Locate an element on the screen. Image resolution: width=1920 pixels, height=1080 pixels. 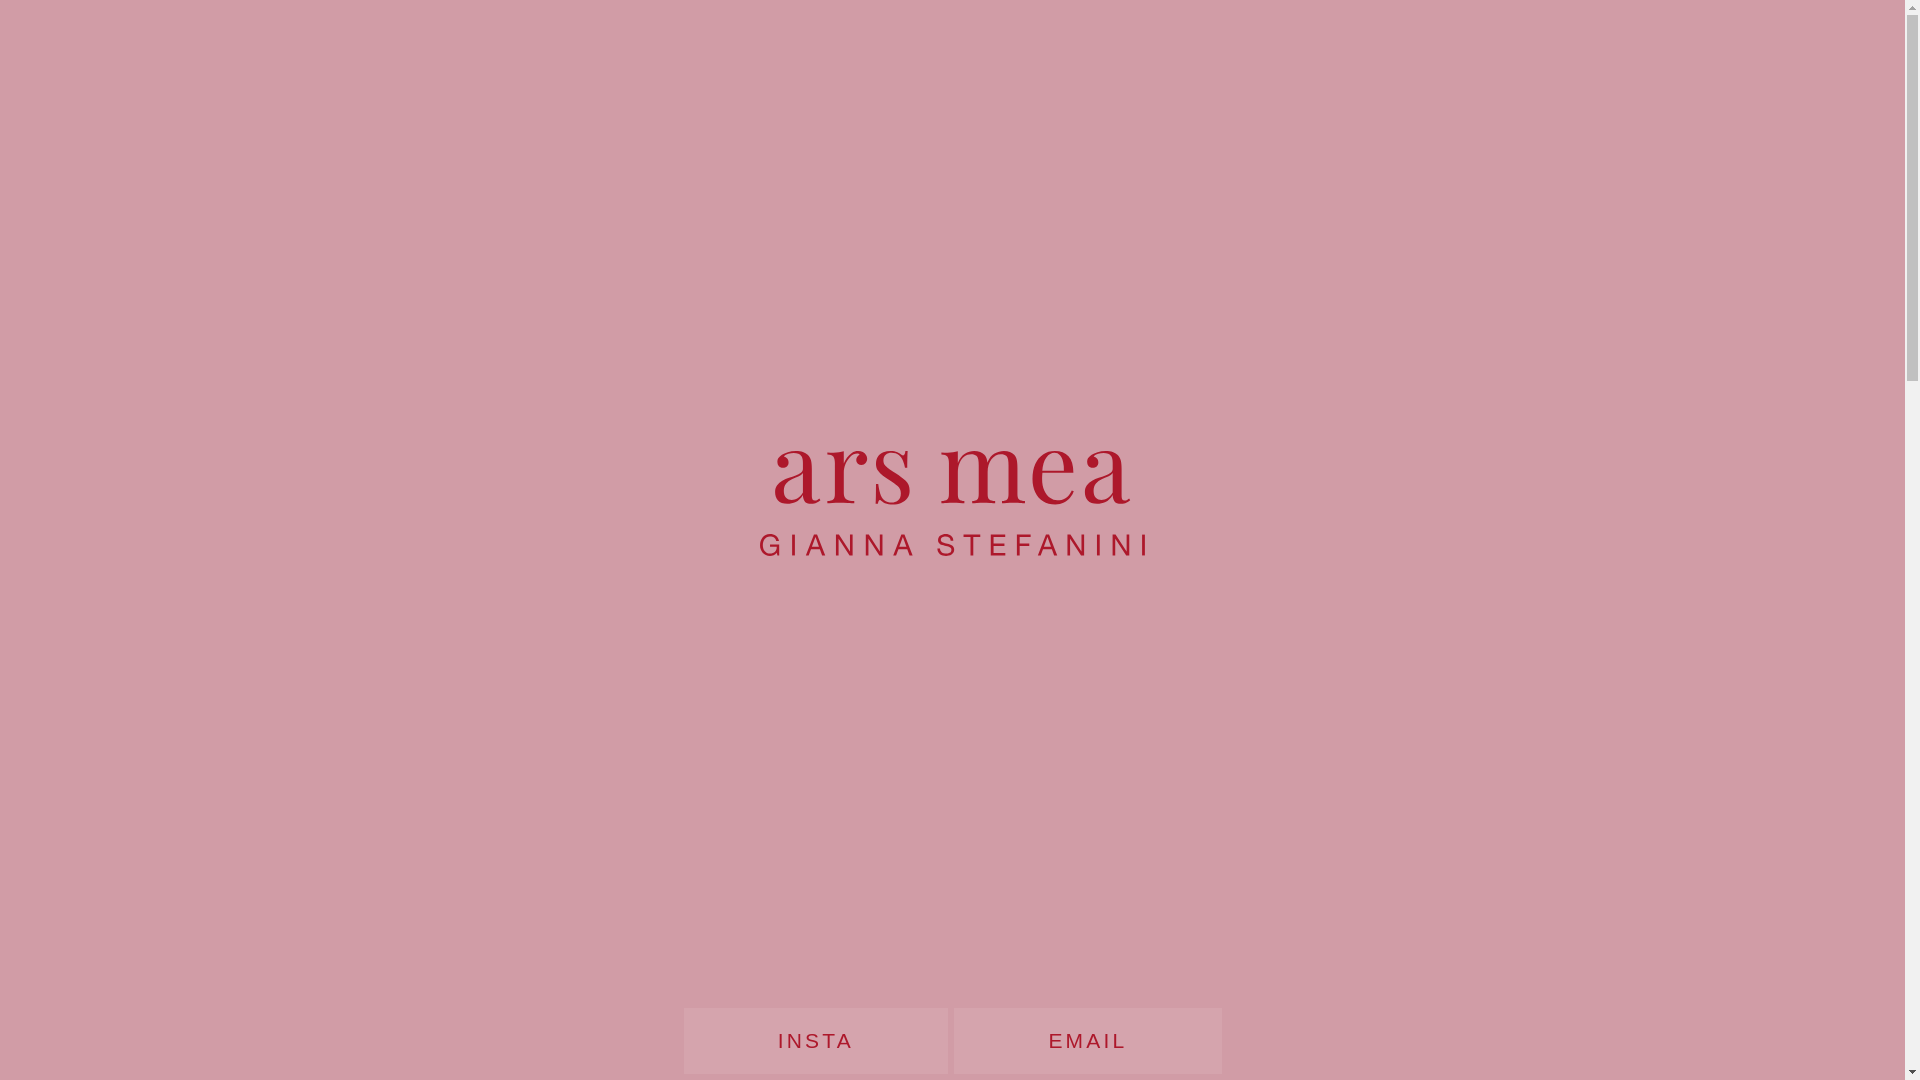
'EMAIL' is located at coordinates (1086, 1040).